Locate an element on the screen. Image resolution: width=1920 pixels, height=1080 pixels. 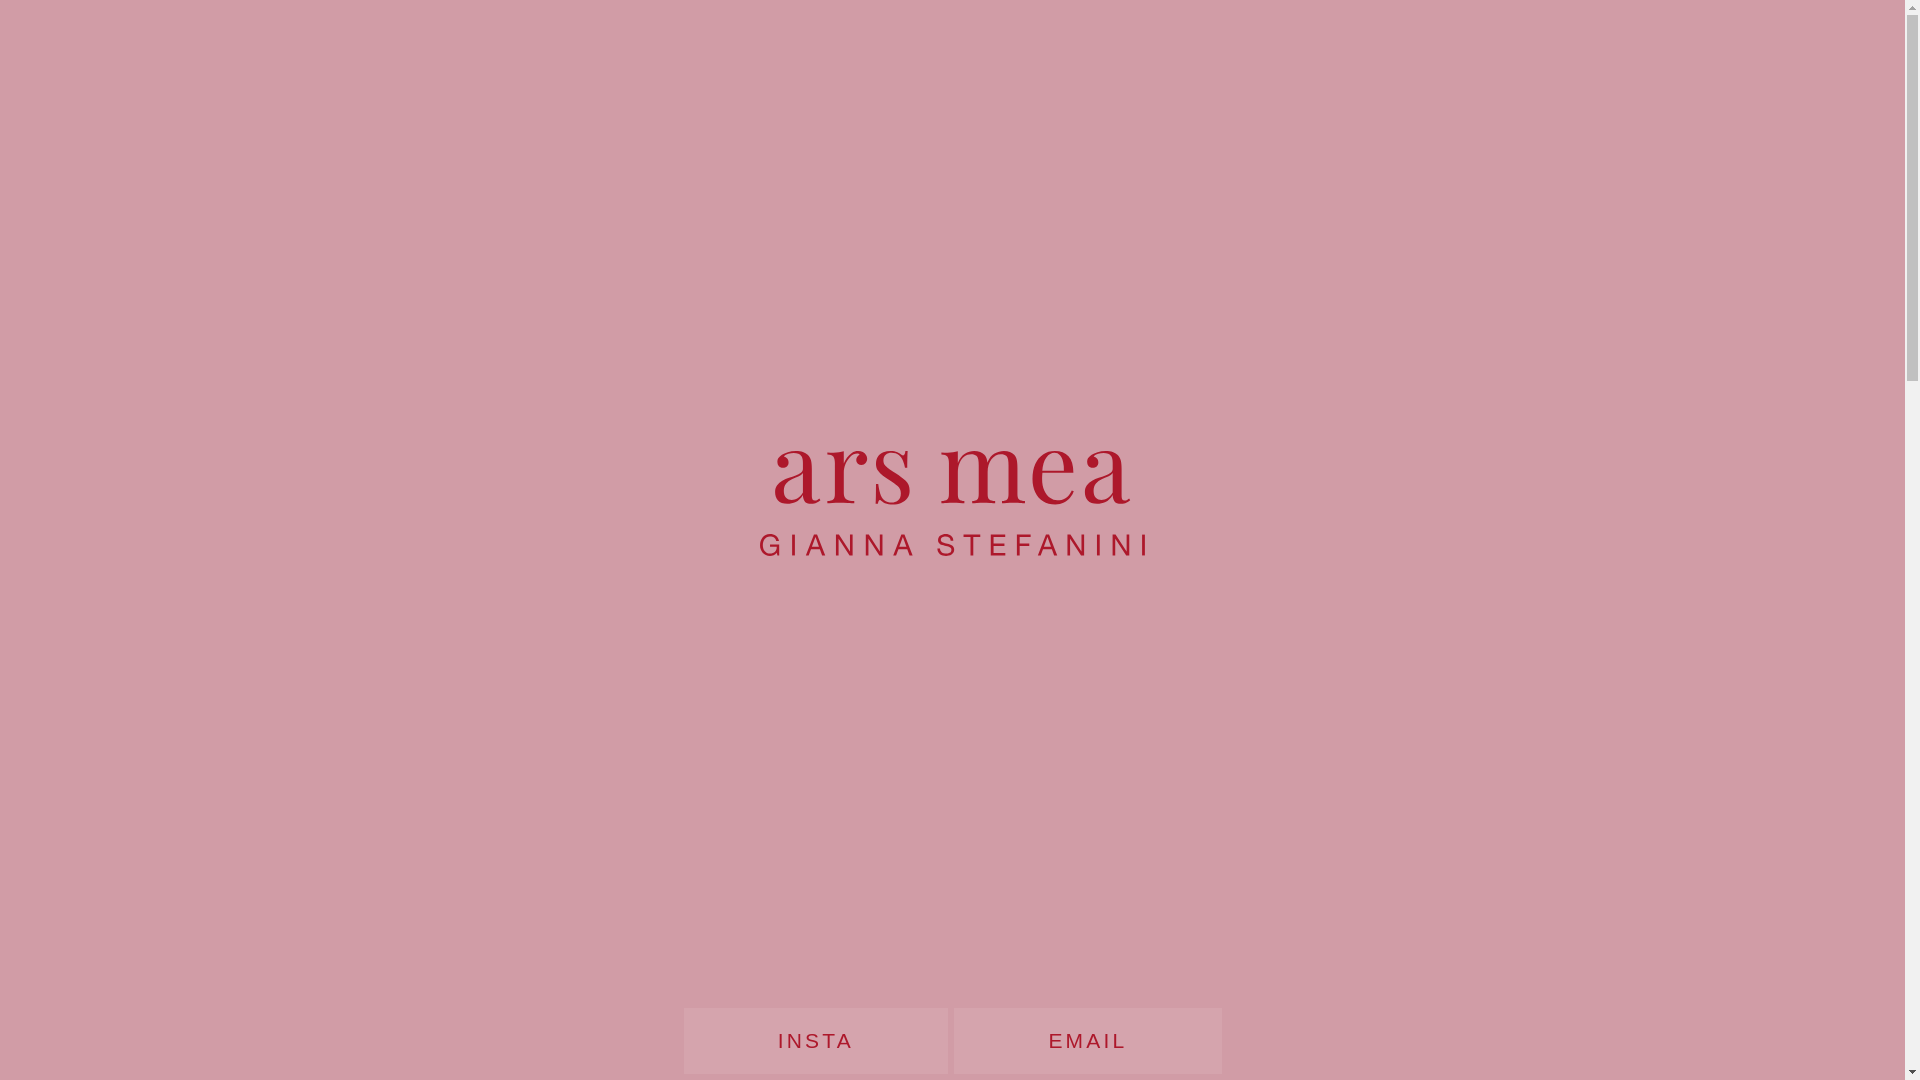
'EMAIL' is located at coordinates (1086, 1040).